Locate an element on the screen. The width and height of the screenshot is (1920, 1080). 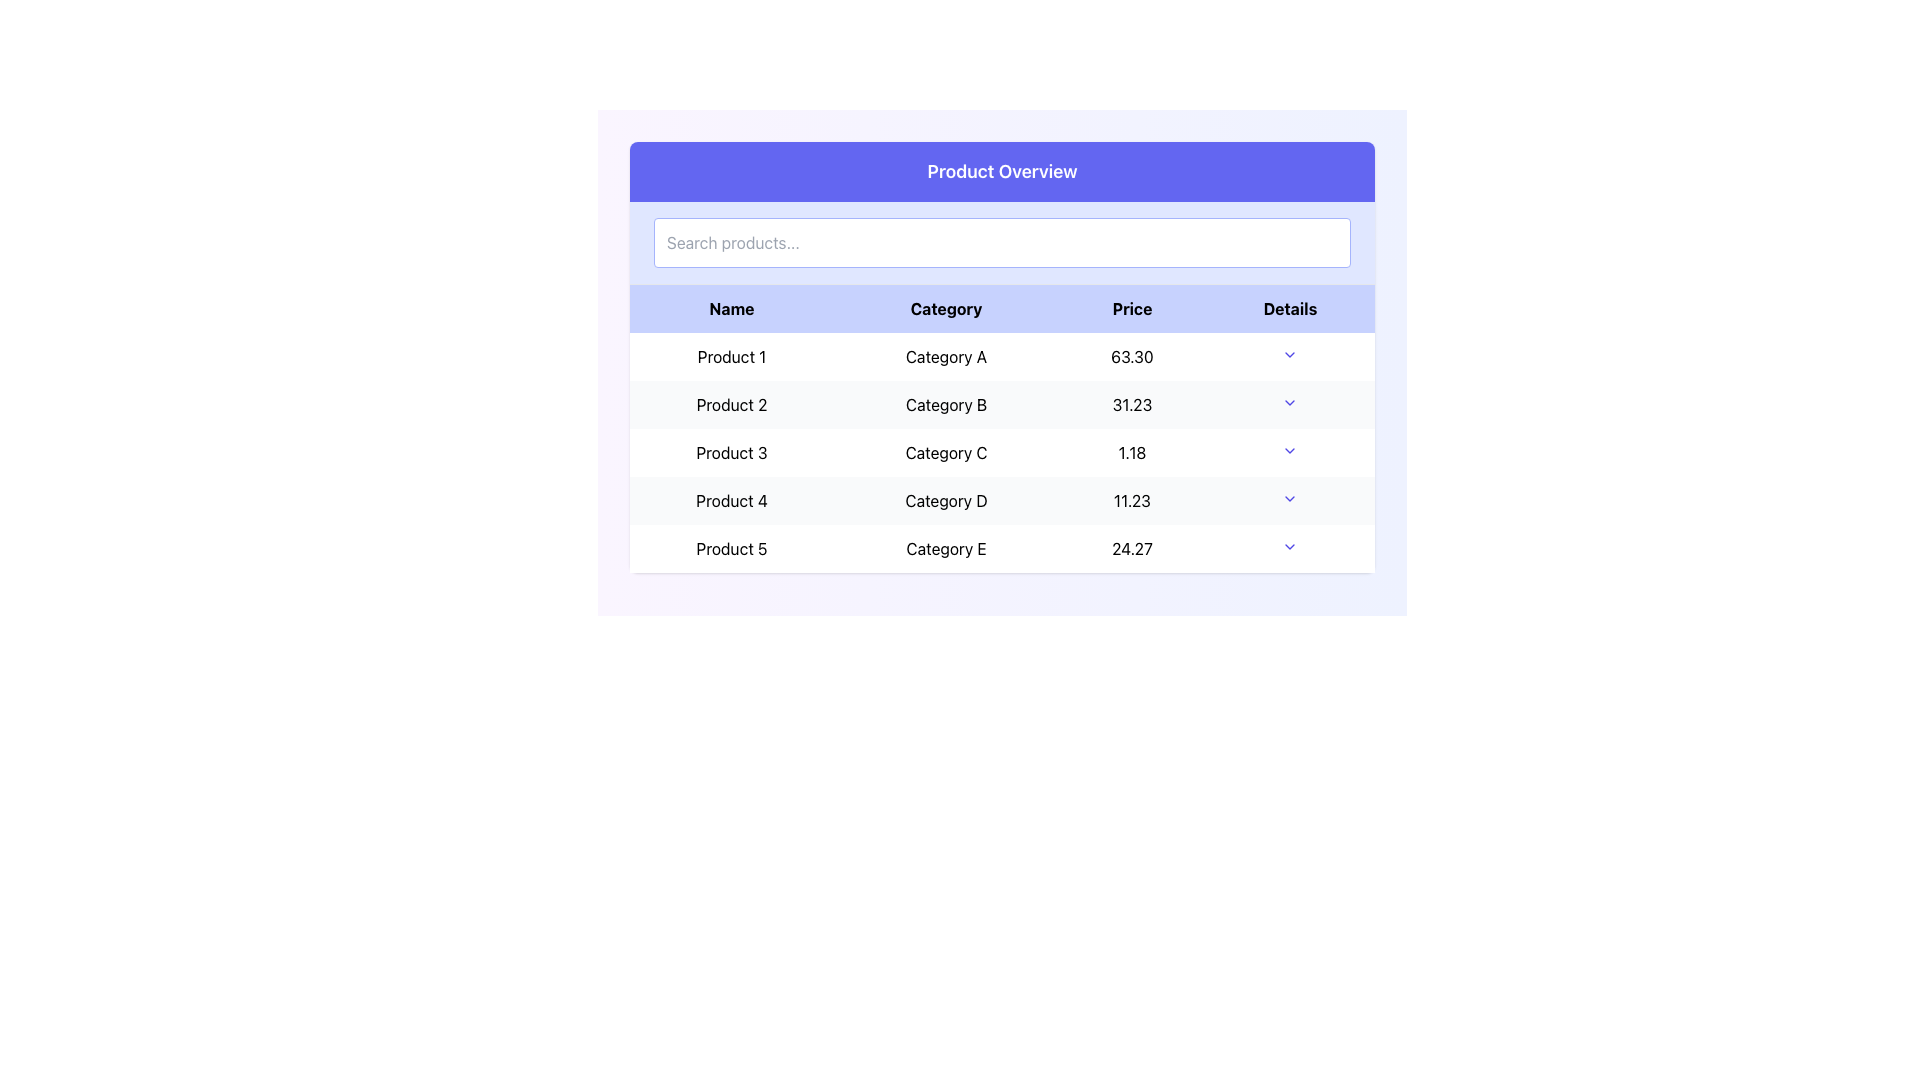
on the row labeled 'Product 5' in the table, which is in the last row and associated with 'Category E' and priced at '24.27' is located at coordinates (1002, 548).